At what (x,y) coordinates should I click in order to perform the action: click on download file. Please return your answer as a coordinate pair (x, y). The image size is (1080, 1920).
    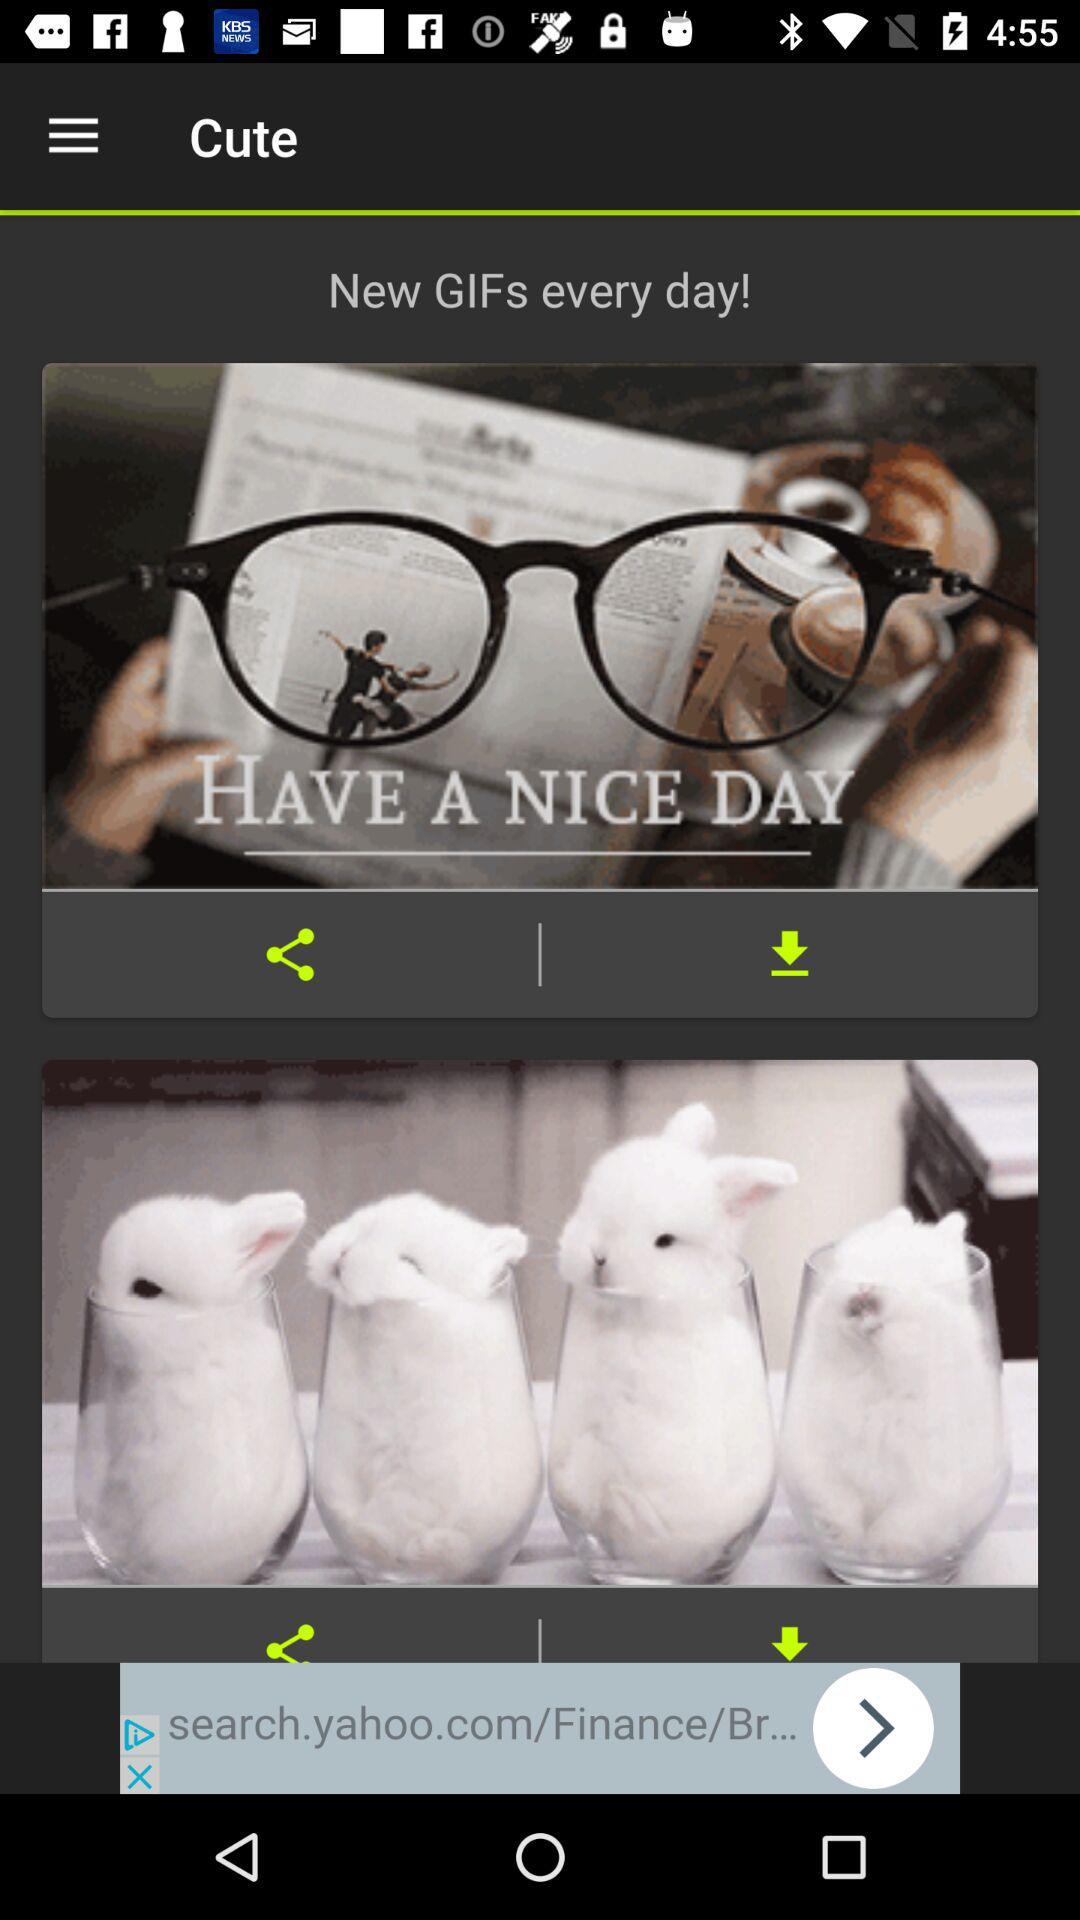
    Looking at the image, I should click on (788, 1625).